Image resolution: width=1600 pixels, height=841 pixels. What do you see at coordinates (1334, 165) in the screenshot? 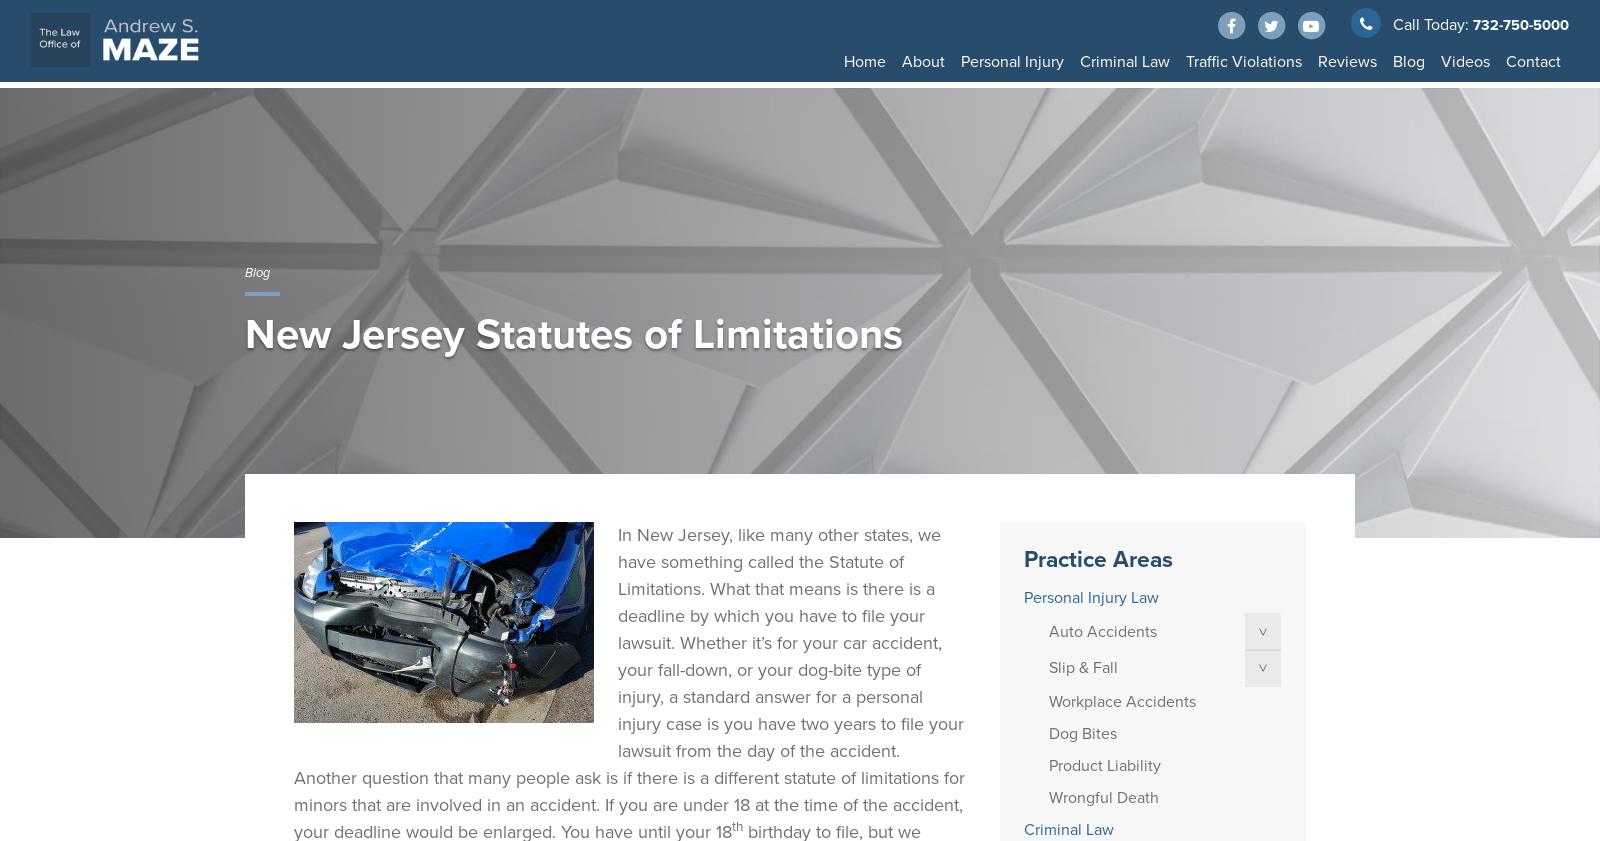
I see `'Motorcycle Accidents'` at bounding box center [1334, 165].